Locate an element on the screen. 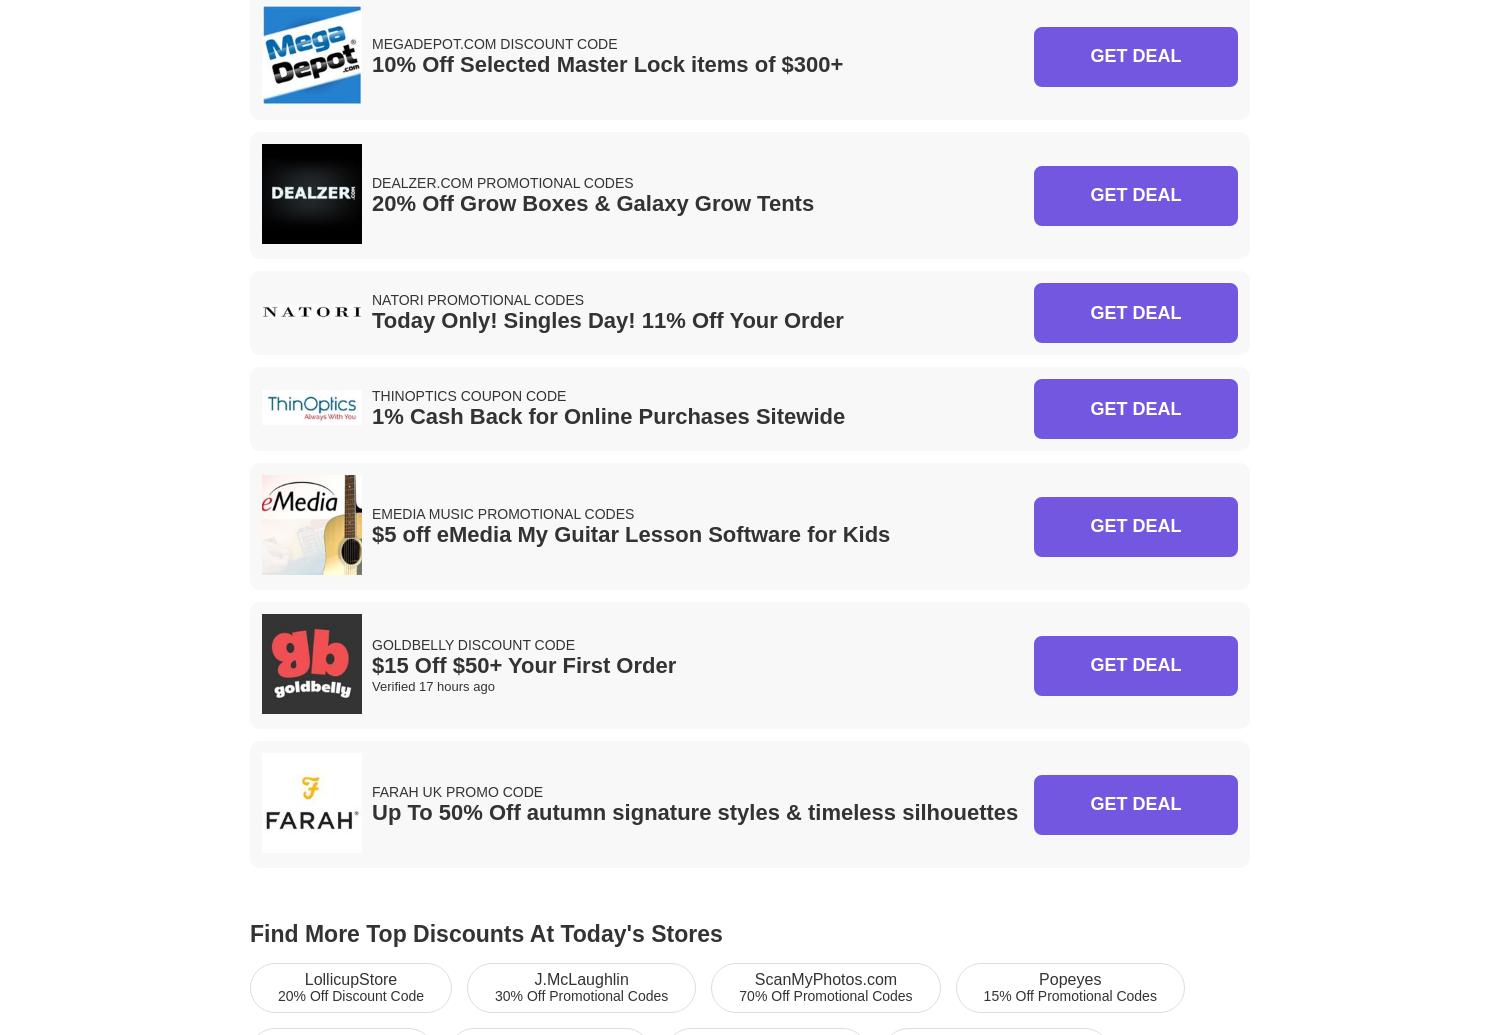 The width and height of the screenshot is (1500, 1035). 'Today Only! Singles Day! 11% Off Your Order' is located at coordinates (606, 320).